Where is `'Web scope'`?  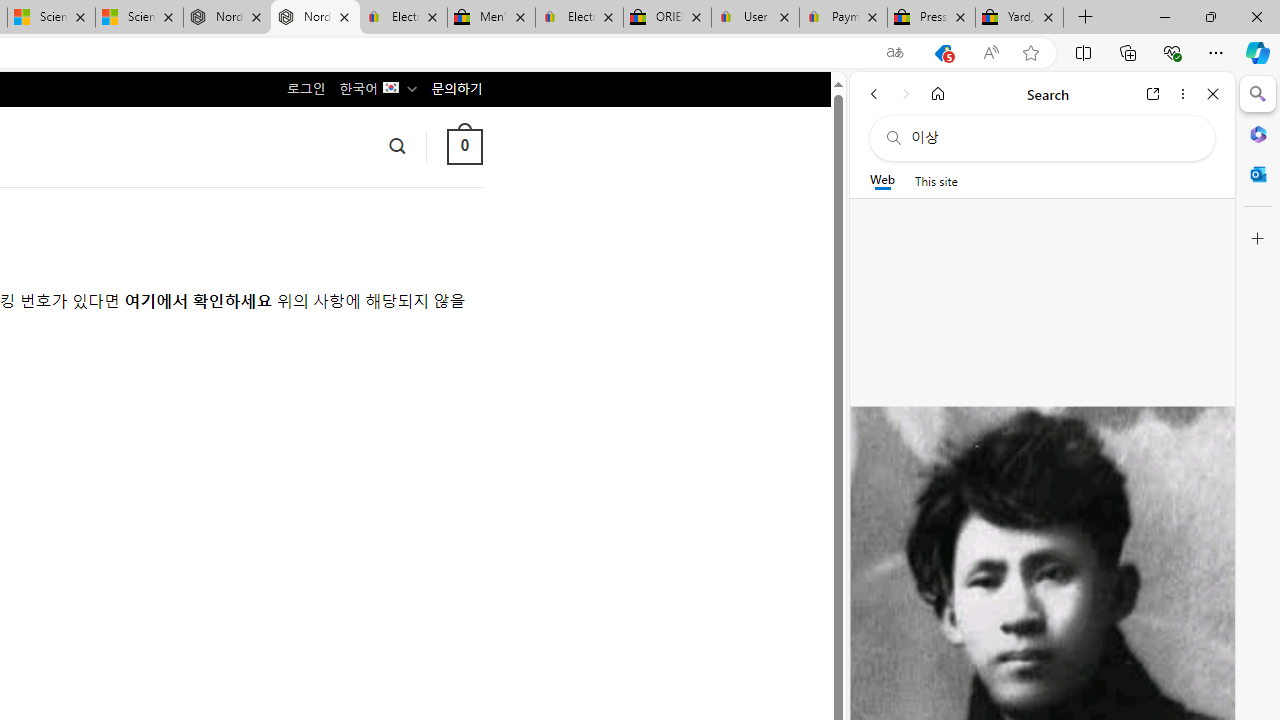 'Web scope' is located at coordinates (881, 180).